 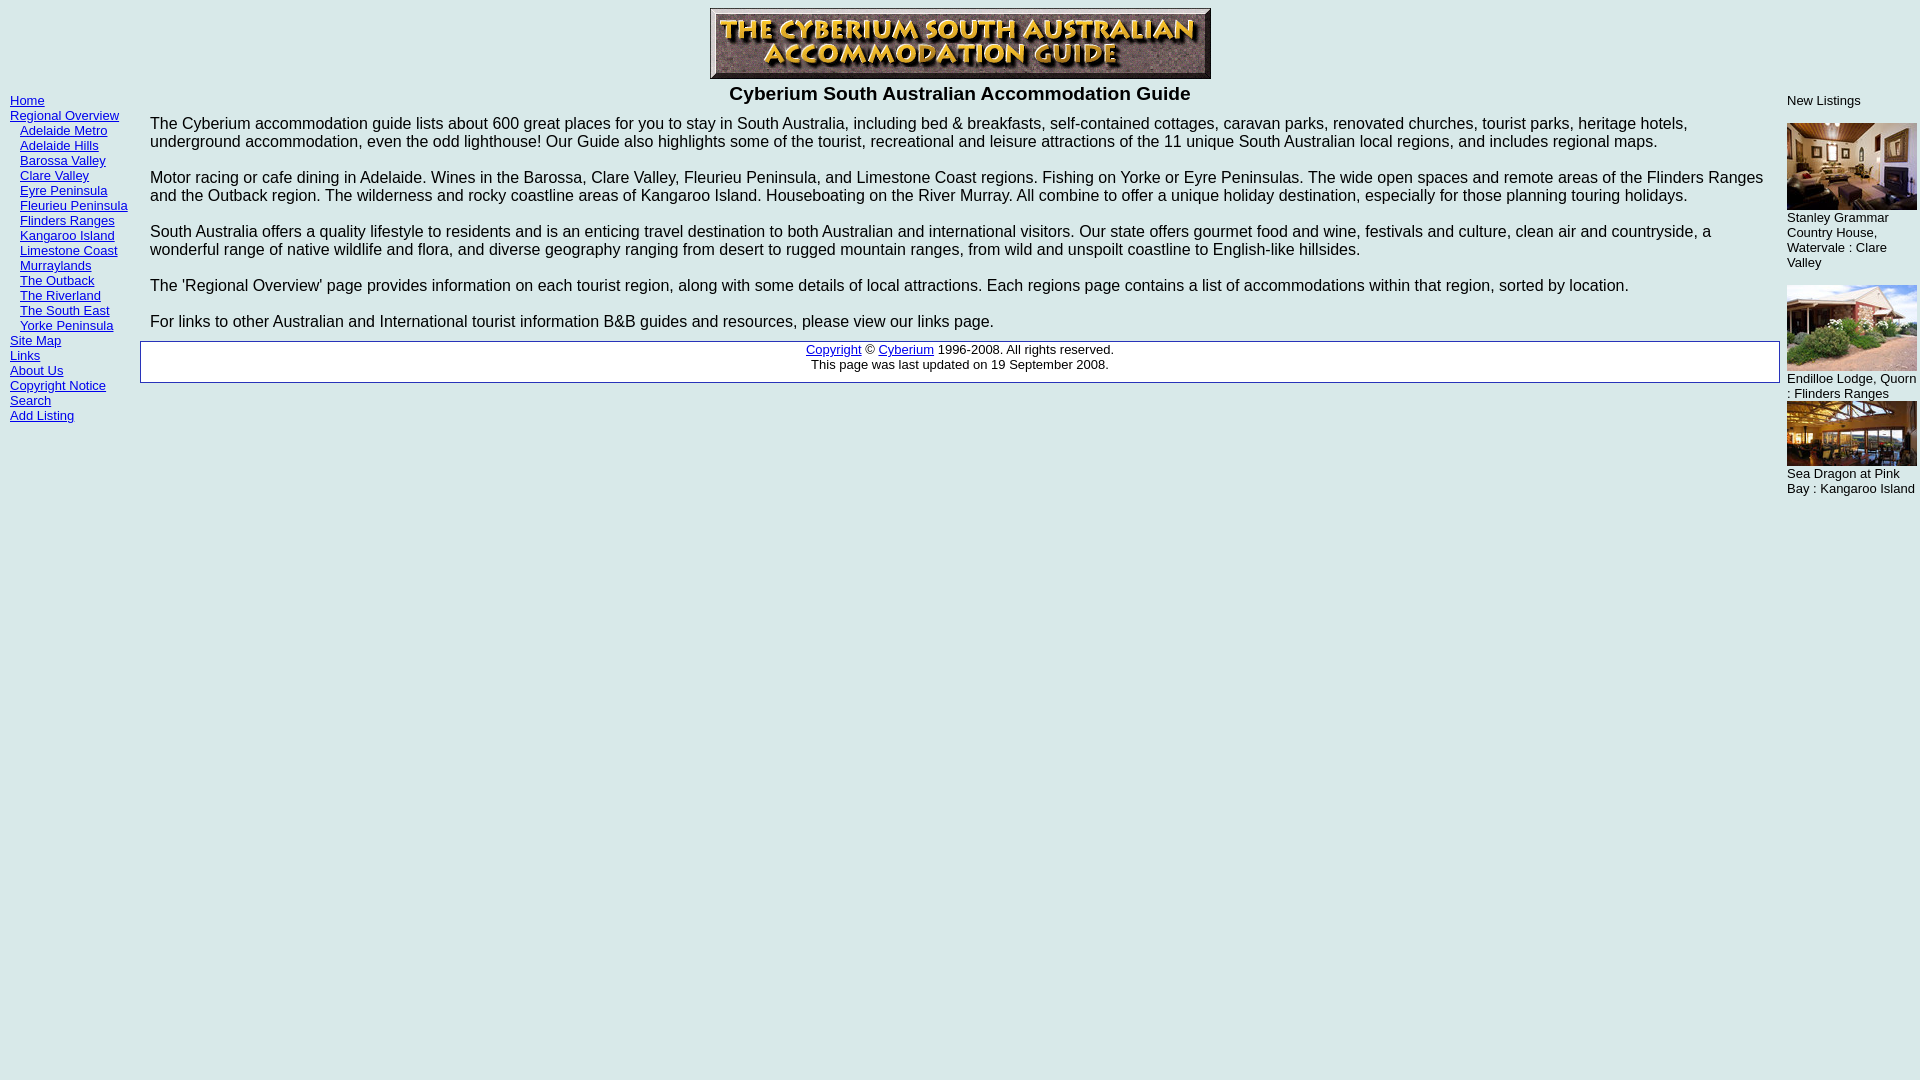 What do you see at coordinates (68, 249) in the screenshot?
I see `'Limestone Coast'` at bounding box center [68, 249].